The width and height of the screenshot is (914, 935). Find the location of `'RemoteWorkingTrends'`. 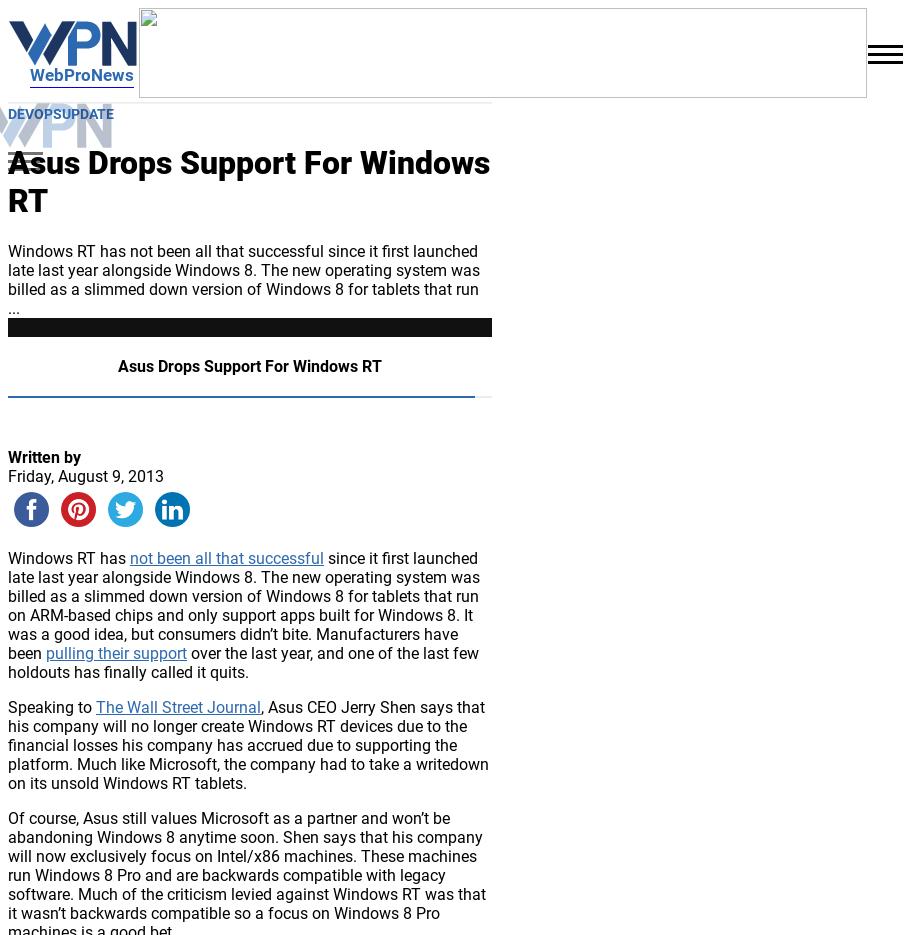

'RemoteWorkingTrends' is located at coordinates (169, 51).